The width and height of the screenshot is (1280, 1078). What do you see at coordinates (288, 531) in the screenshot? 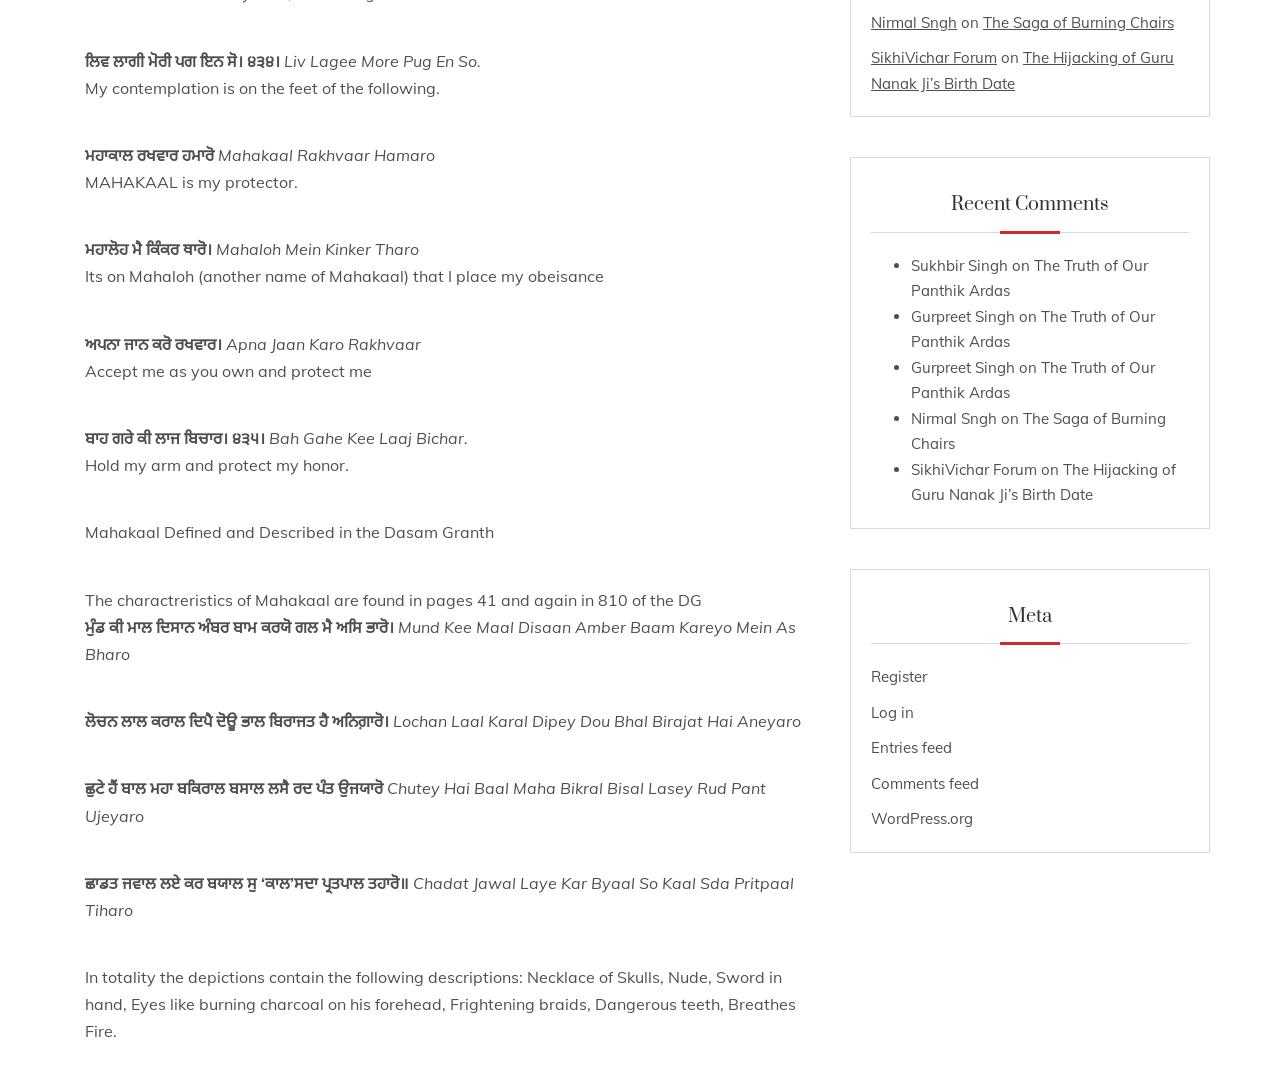
I see `'Mahakaal Defined and Described in the Dasam Granth'` at bounding box center [288, 531].